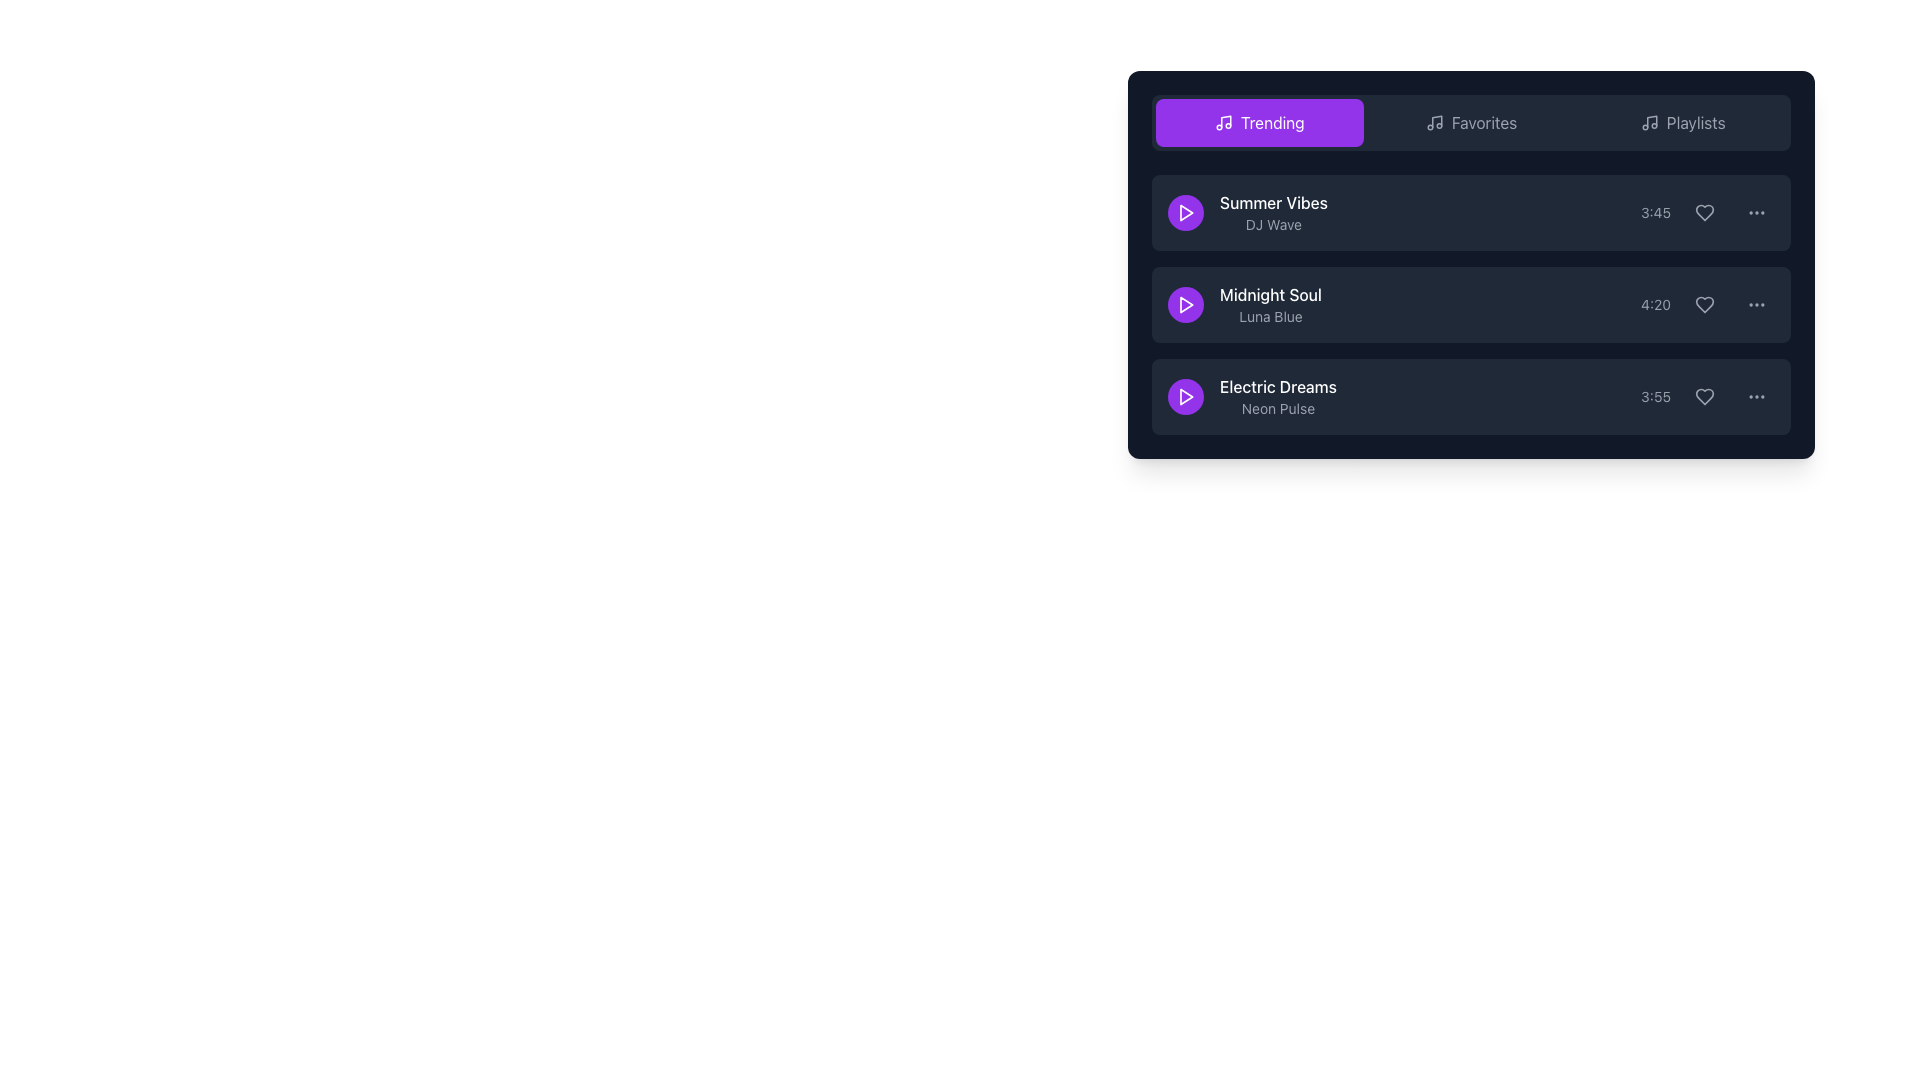  I want to click on on the informational text block displaying the music track title 'Summer Vibes' by artist 'DJ Wave', so click(1247, 212).